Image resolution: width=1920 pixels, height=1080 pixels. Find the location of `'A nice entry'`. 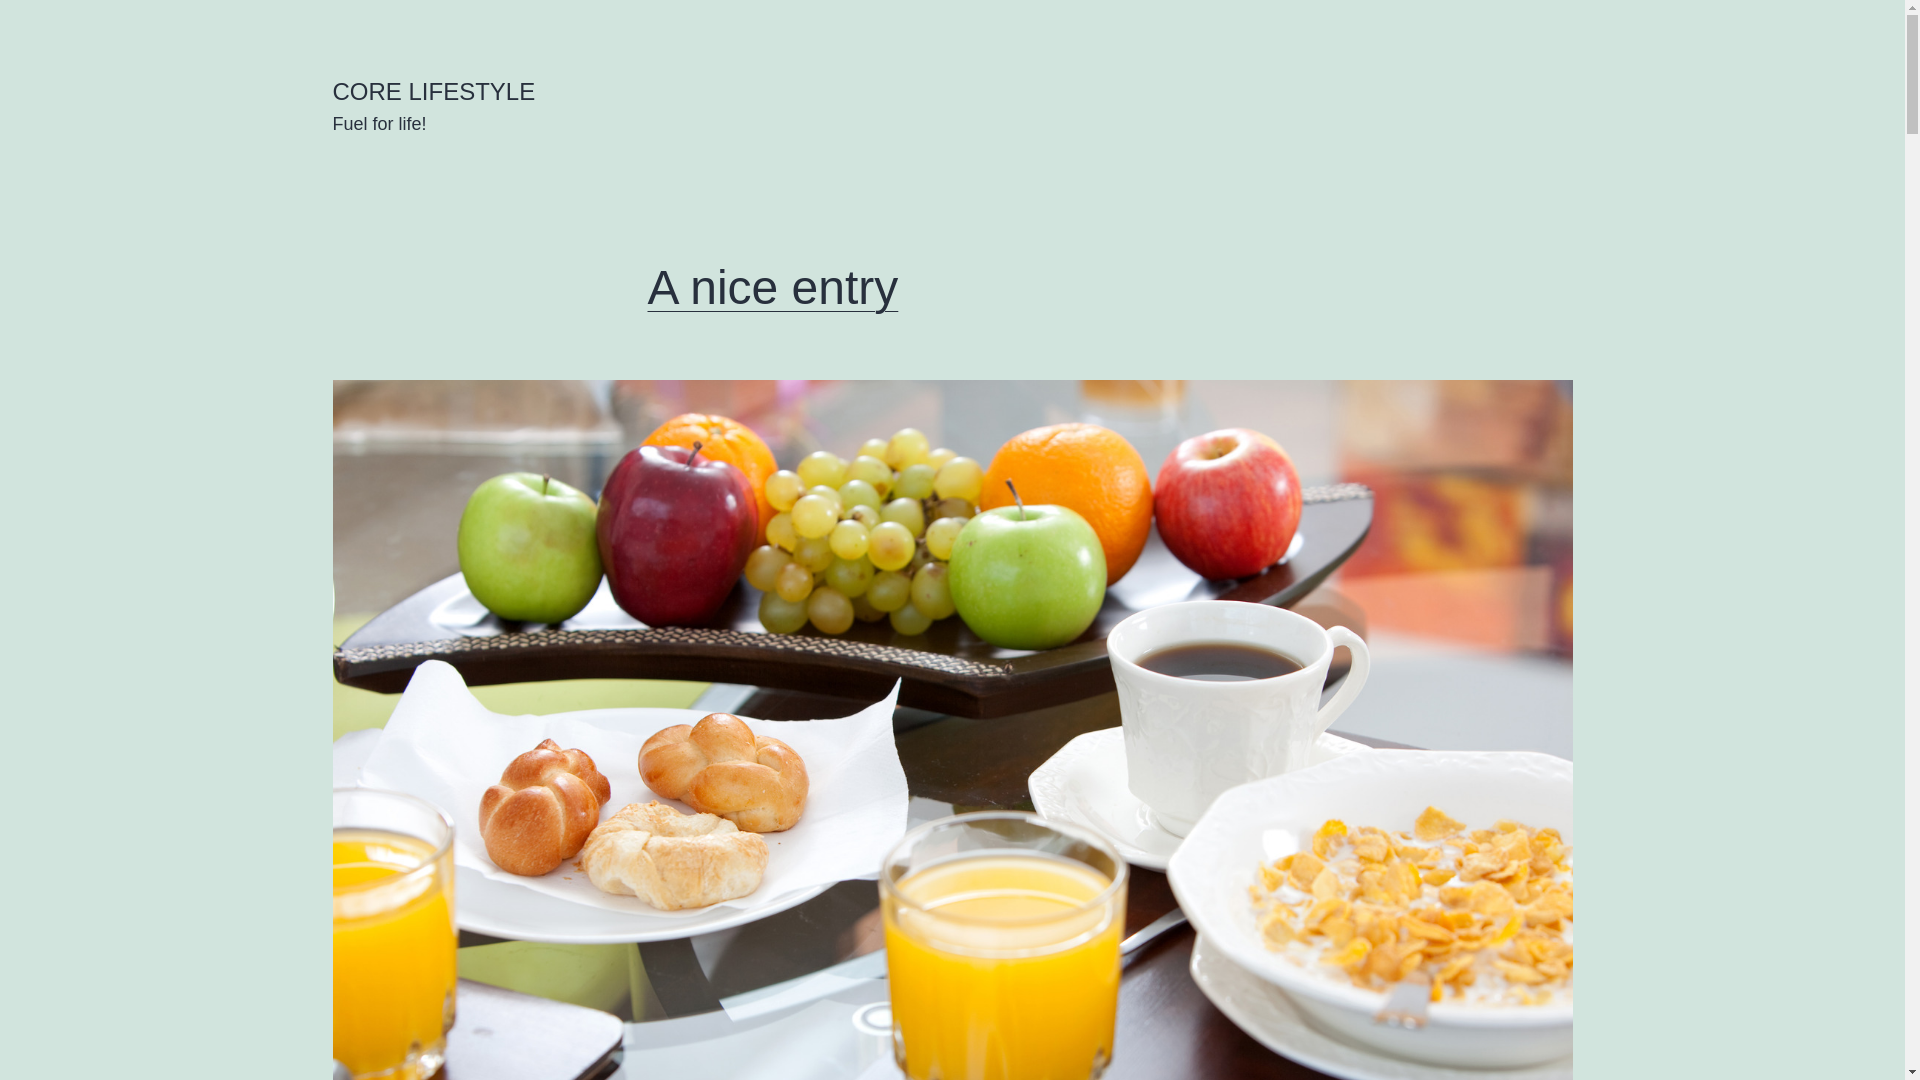

'A nice entry' is located at coordinates (772, 287).